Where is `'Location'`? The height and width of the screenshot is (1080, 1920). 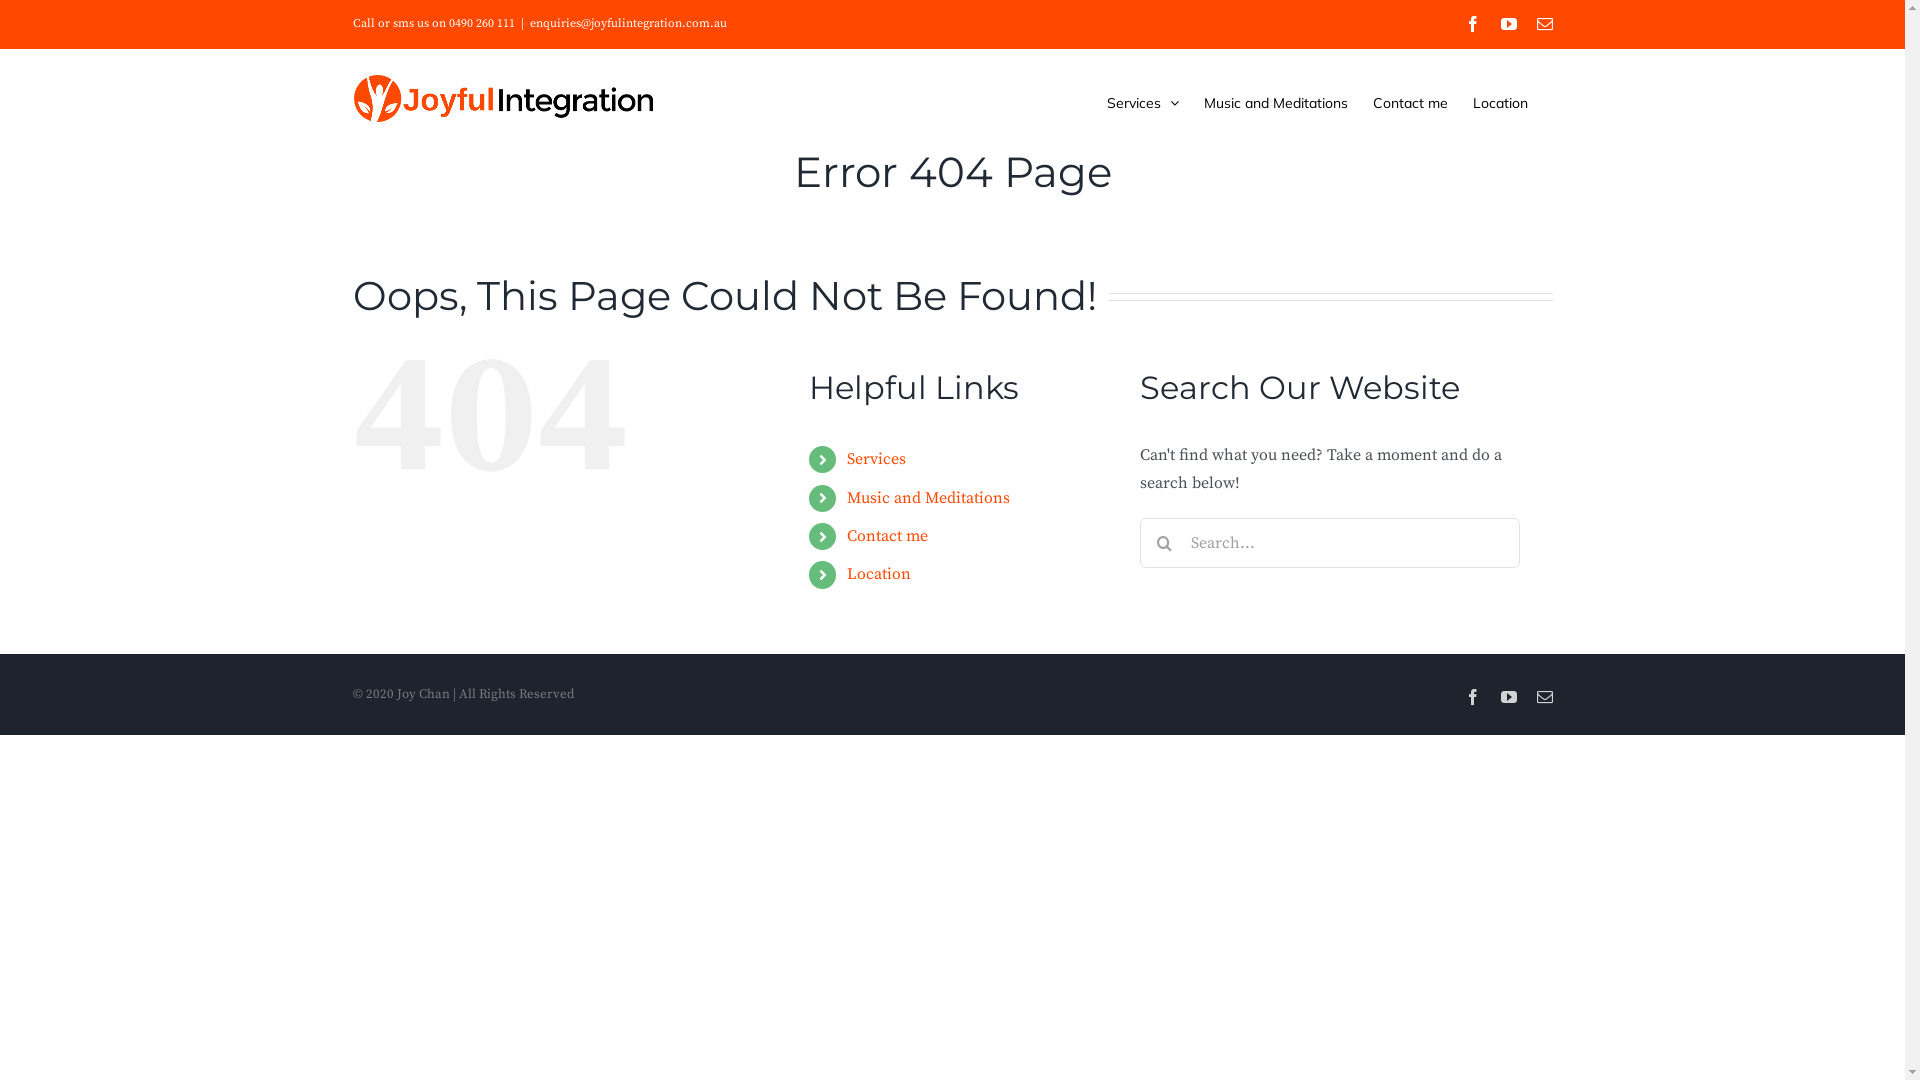 'Location' is located at coordinates (878, 574).